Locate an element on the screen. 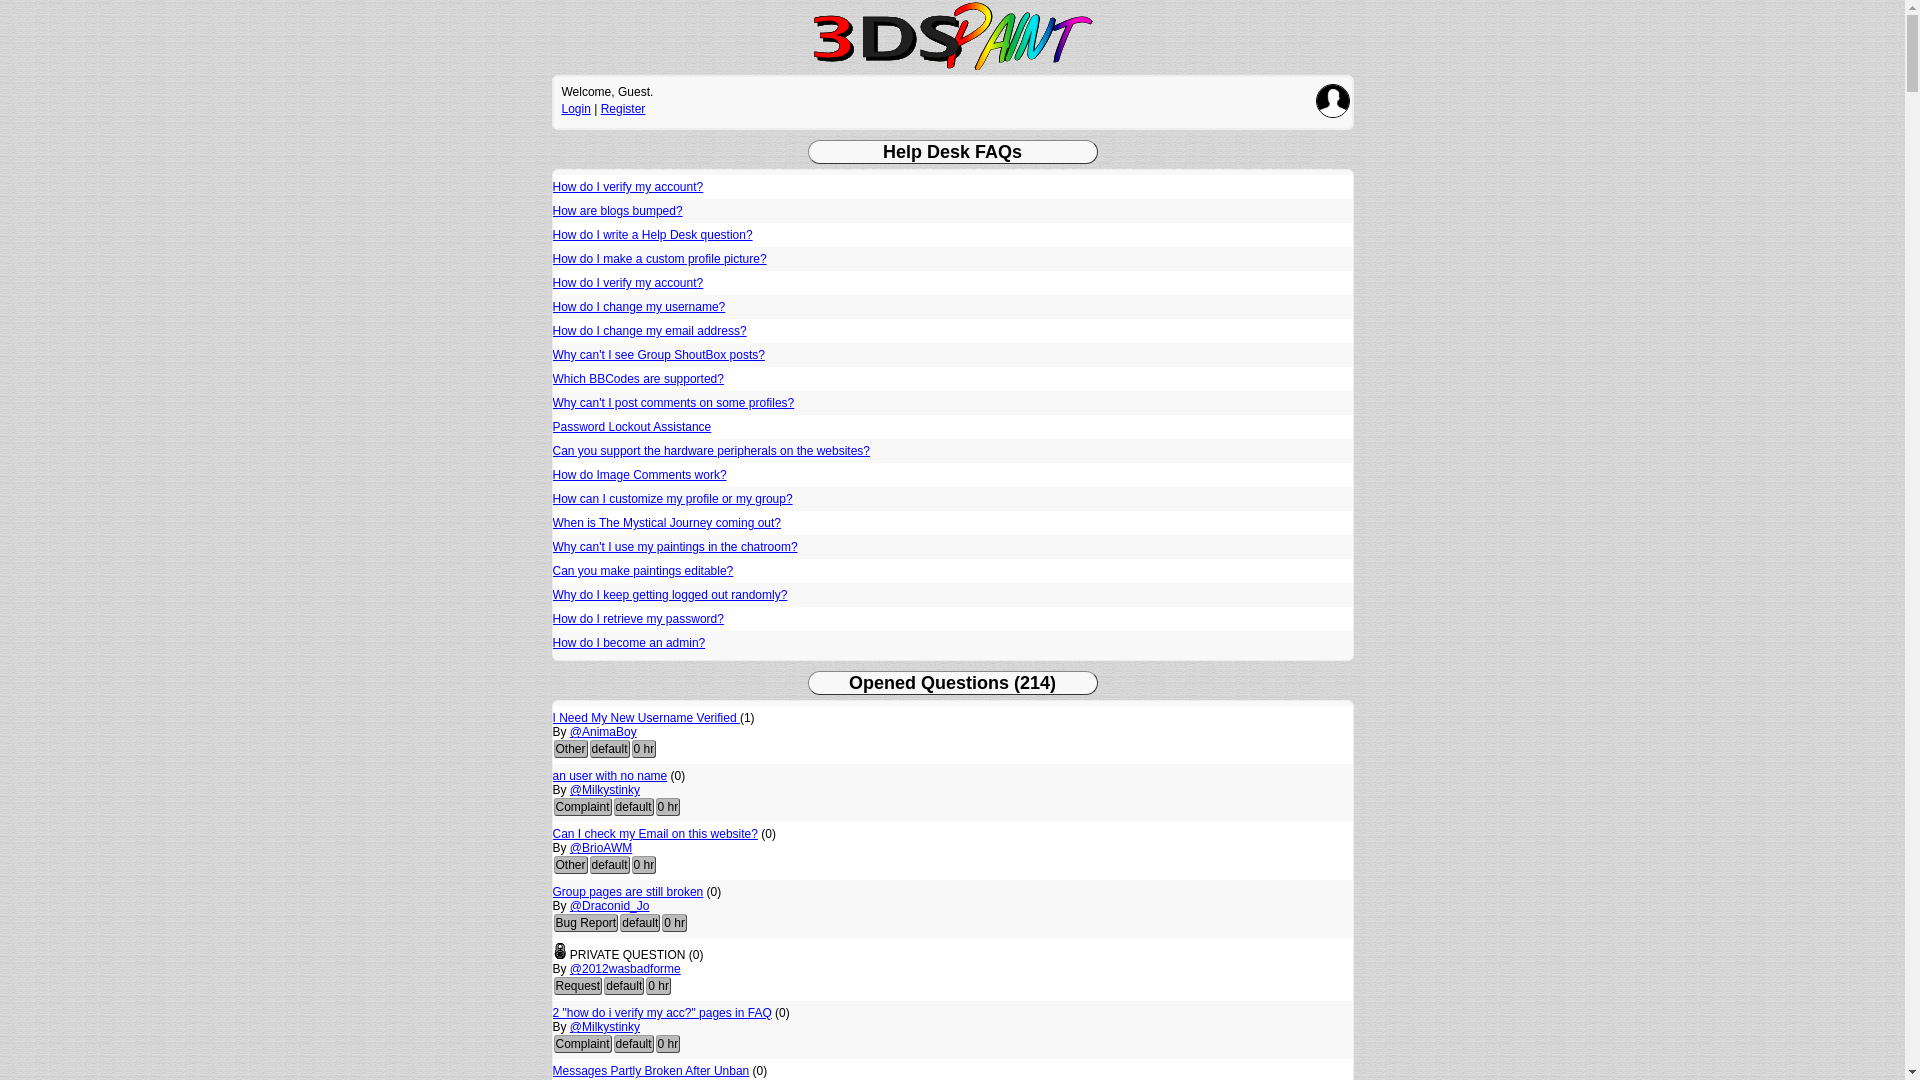  'Password Lockout Assistance' is located at coordinates (630, 426).